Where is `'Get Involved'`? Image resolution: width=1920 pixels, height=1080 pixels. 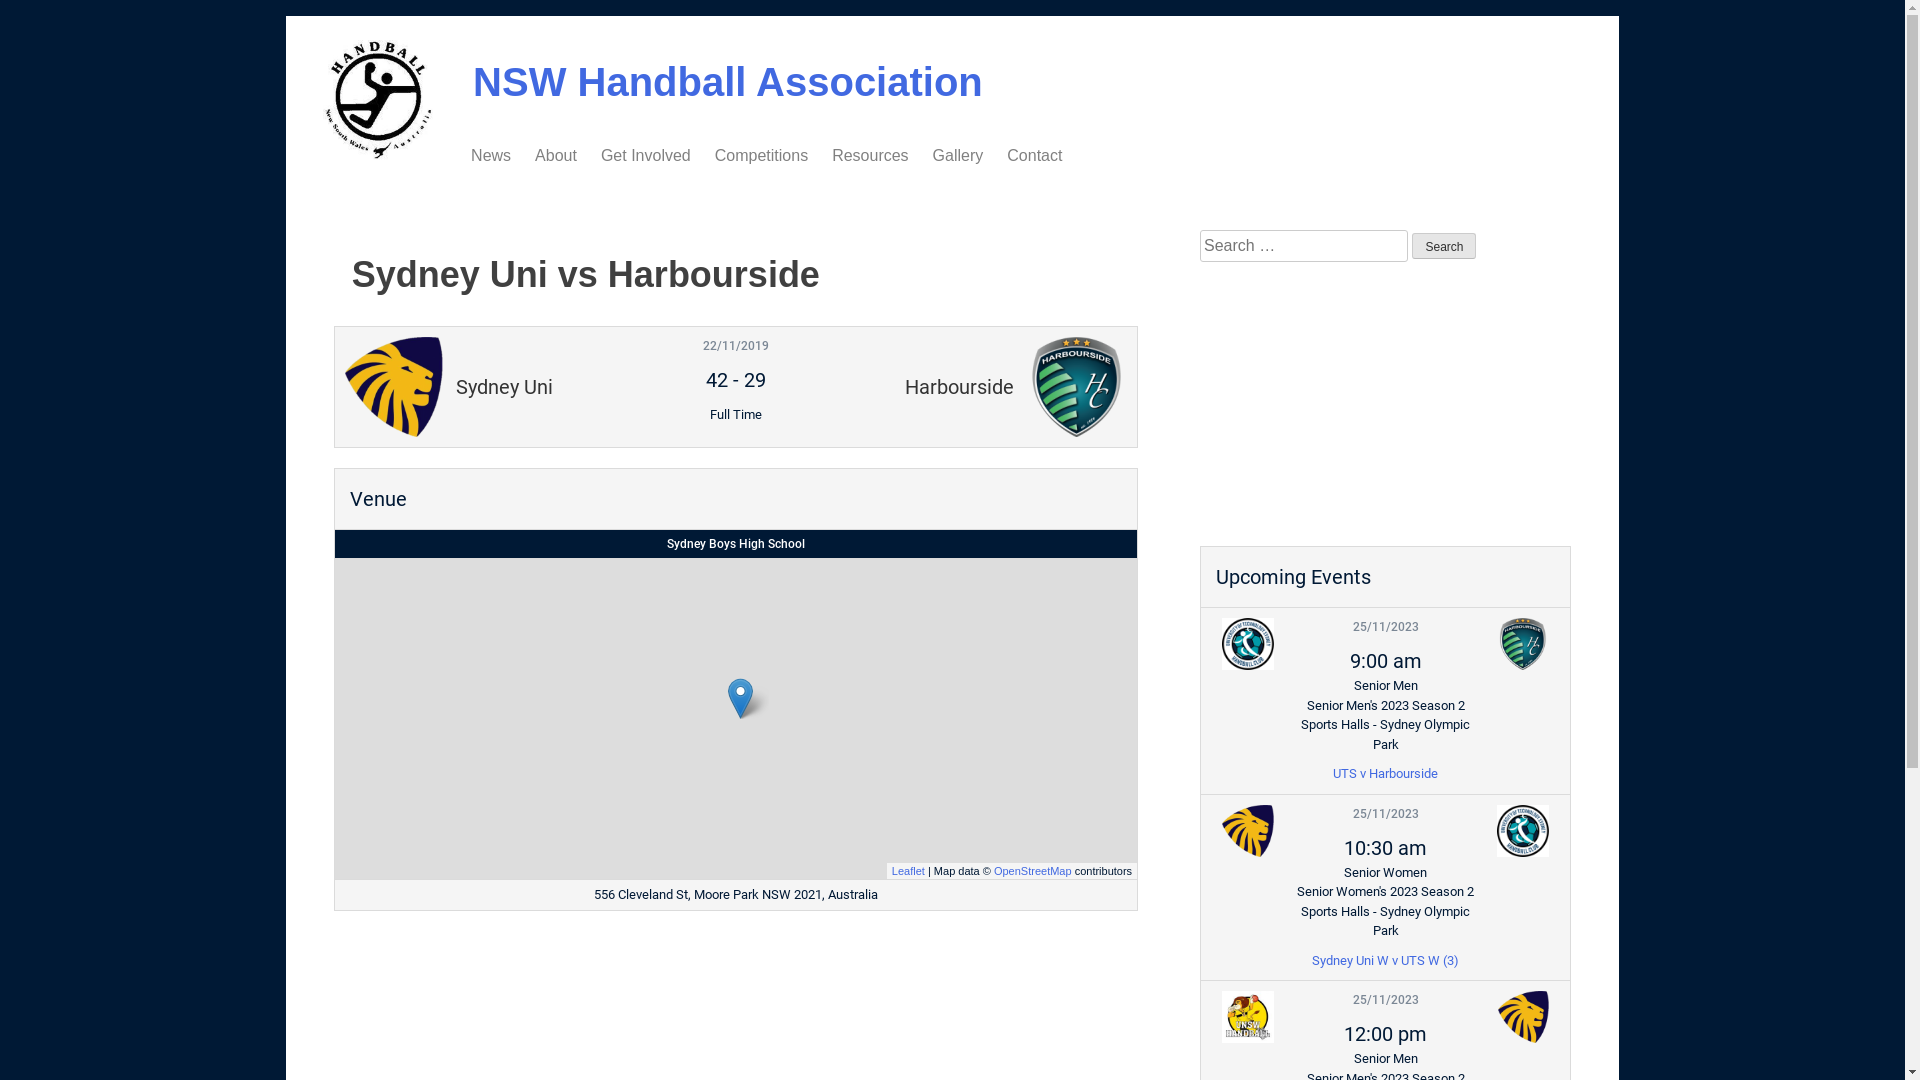
'Get Involved' is located at coordinates (599, 154).